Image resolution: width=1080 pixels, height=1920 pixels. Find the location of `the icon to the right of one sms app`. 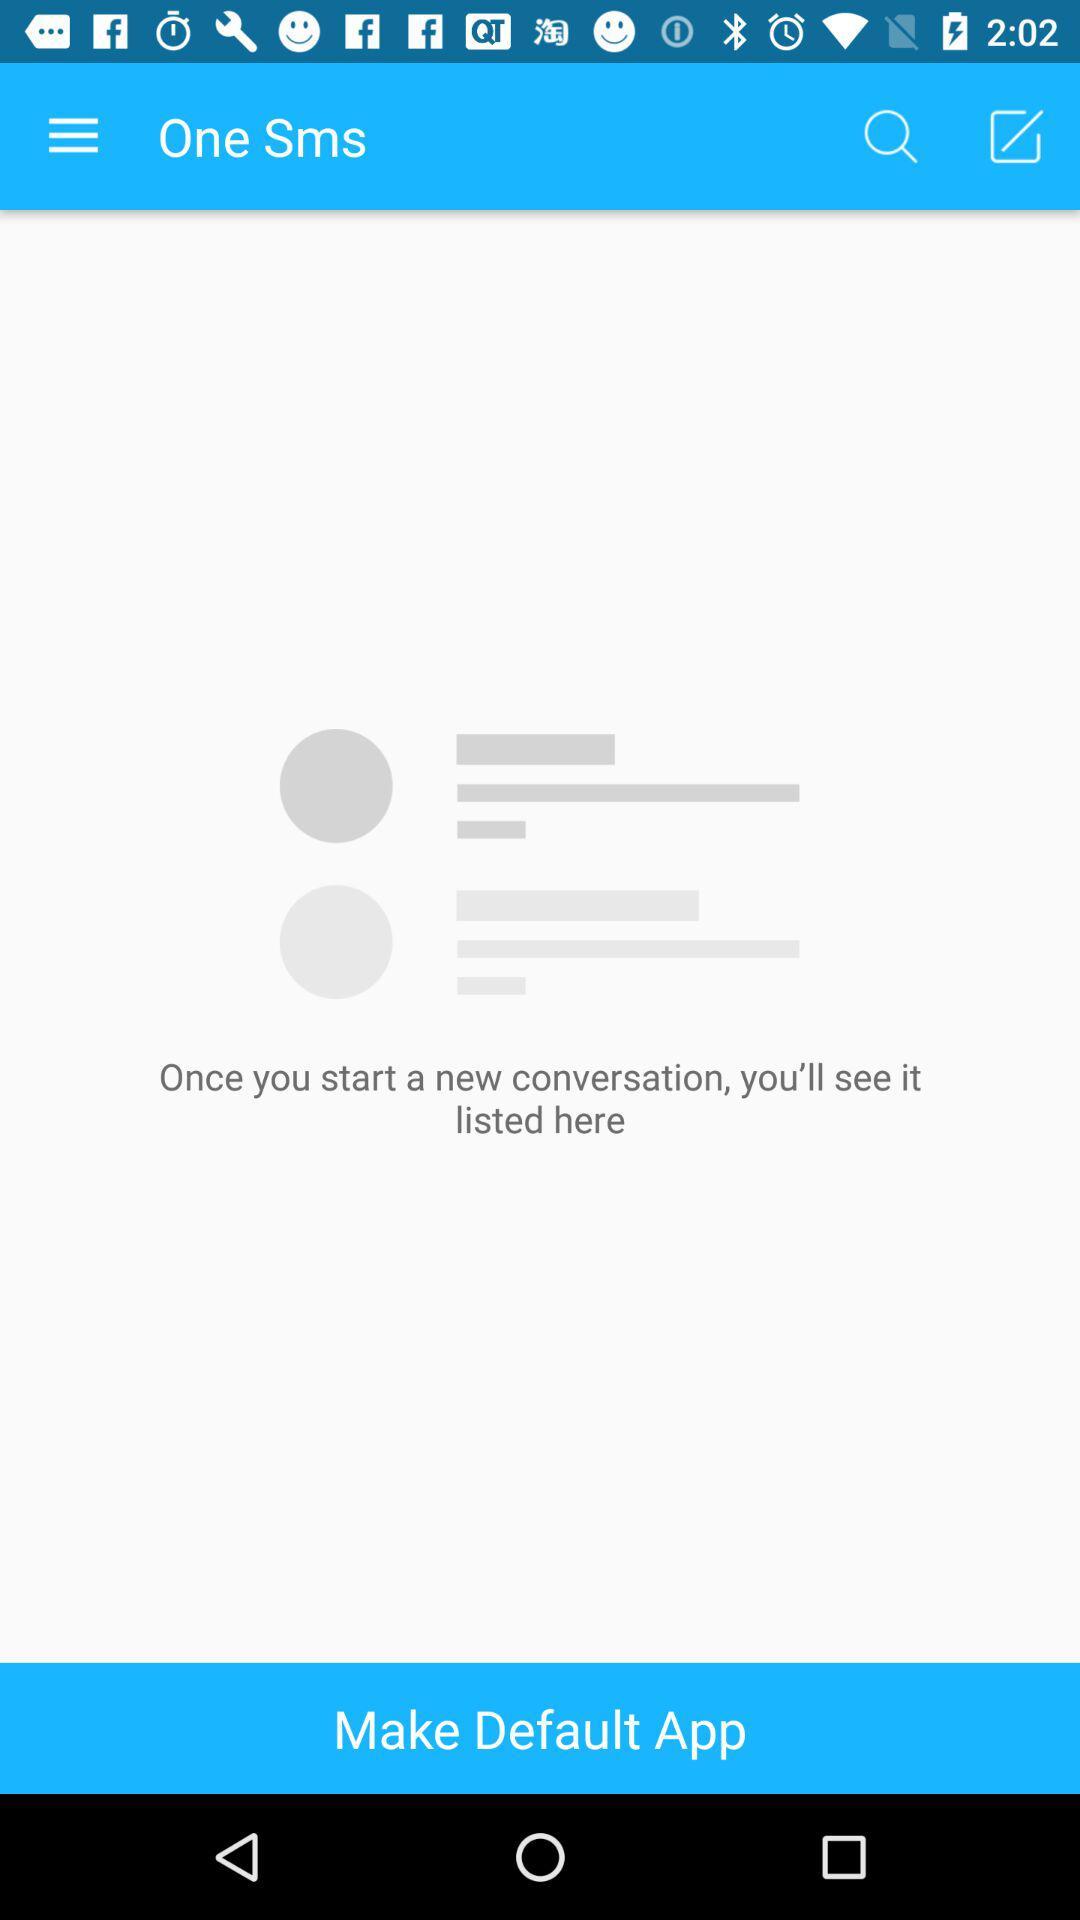

the icon to the right of one sms app is located at coordinates (890, 135).